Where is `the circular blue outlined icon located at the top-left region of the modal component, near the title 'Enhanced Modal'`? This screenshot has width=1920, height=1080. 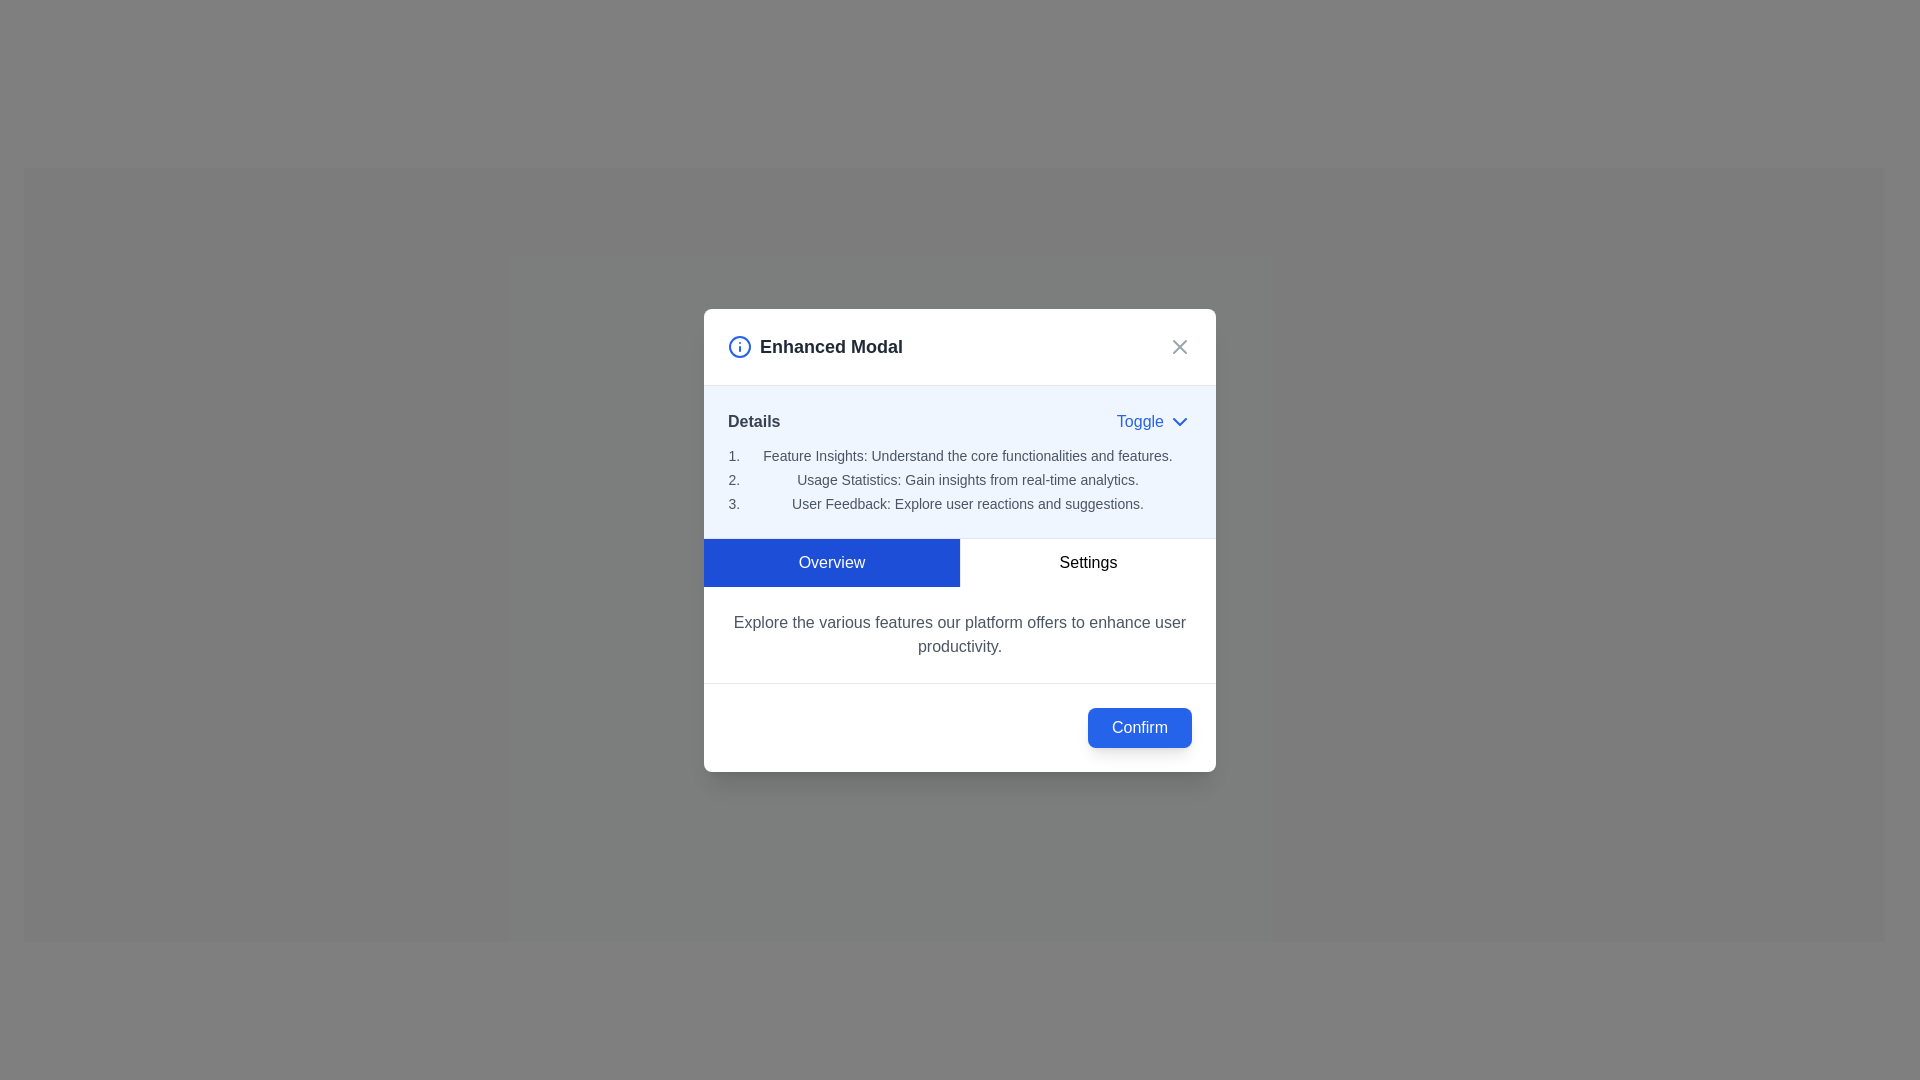
the circular blue outlined icon located at the top-left region of the modal component, near the title 'Enhanced Modal' is located at coordinates (738, 345).